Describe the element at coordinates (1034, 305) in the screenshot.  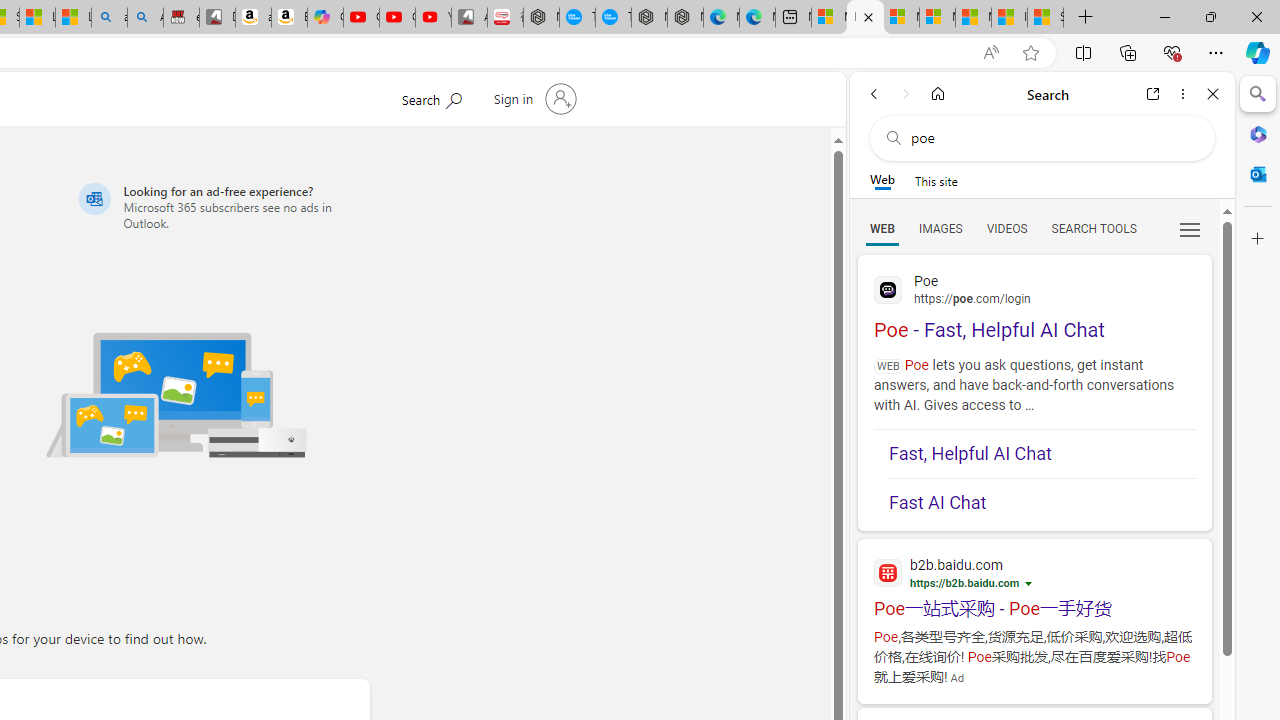
I see `'Poe - Fast, Helpful AI Chat'` at that location.